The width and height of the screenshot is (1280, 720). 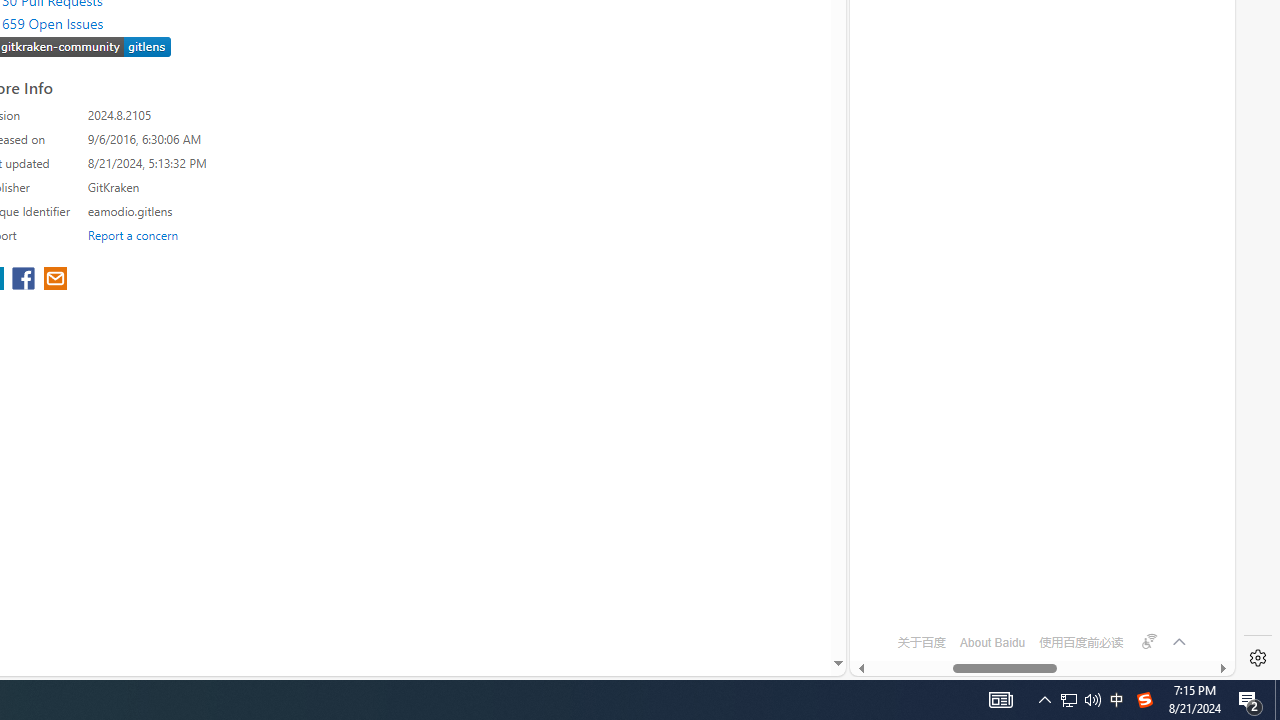 I want to click on 'OFTV', so click(x=1034, y=586).